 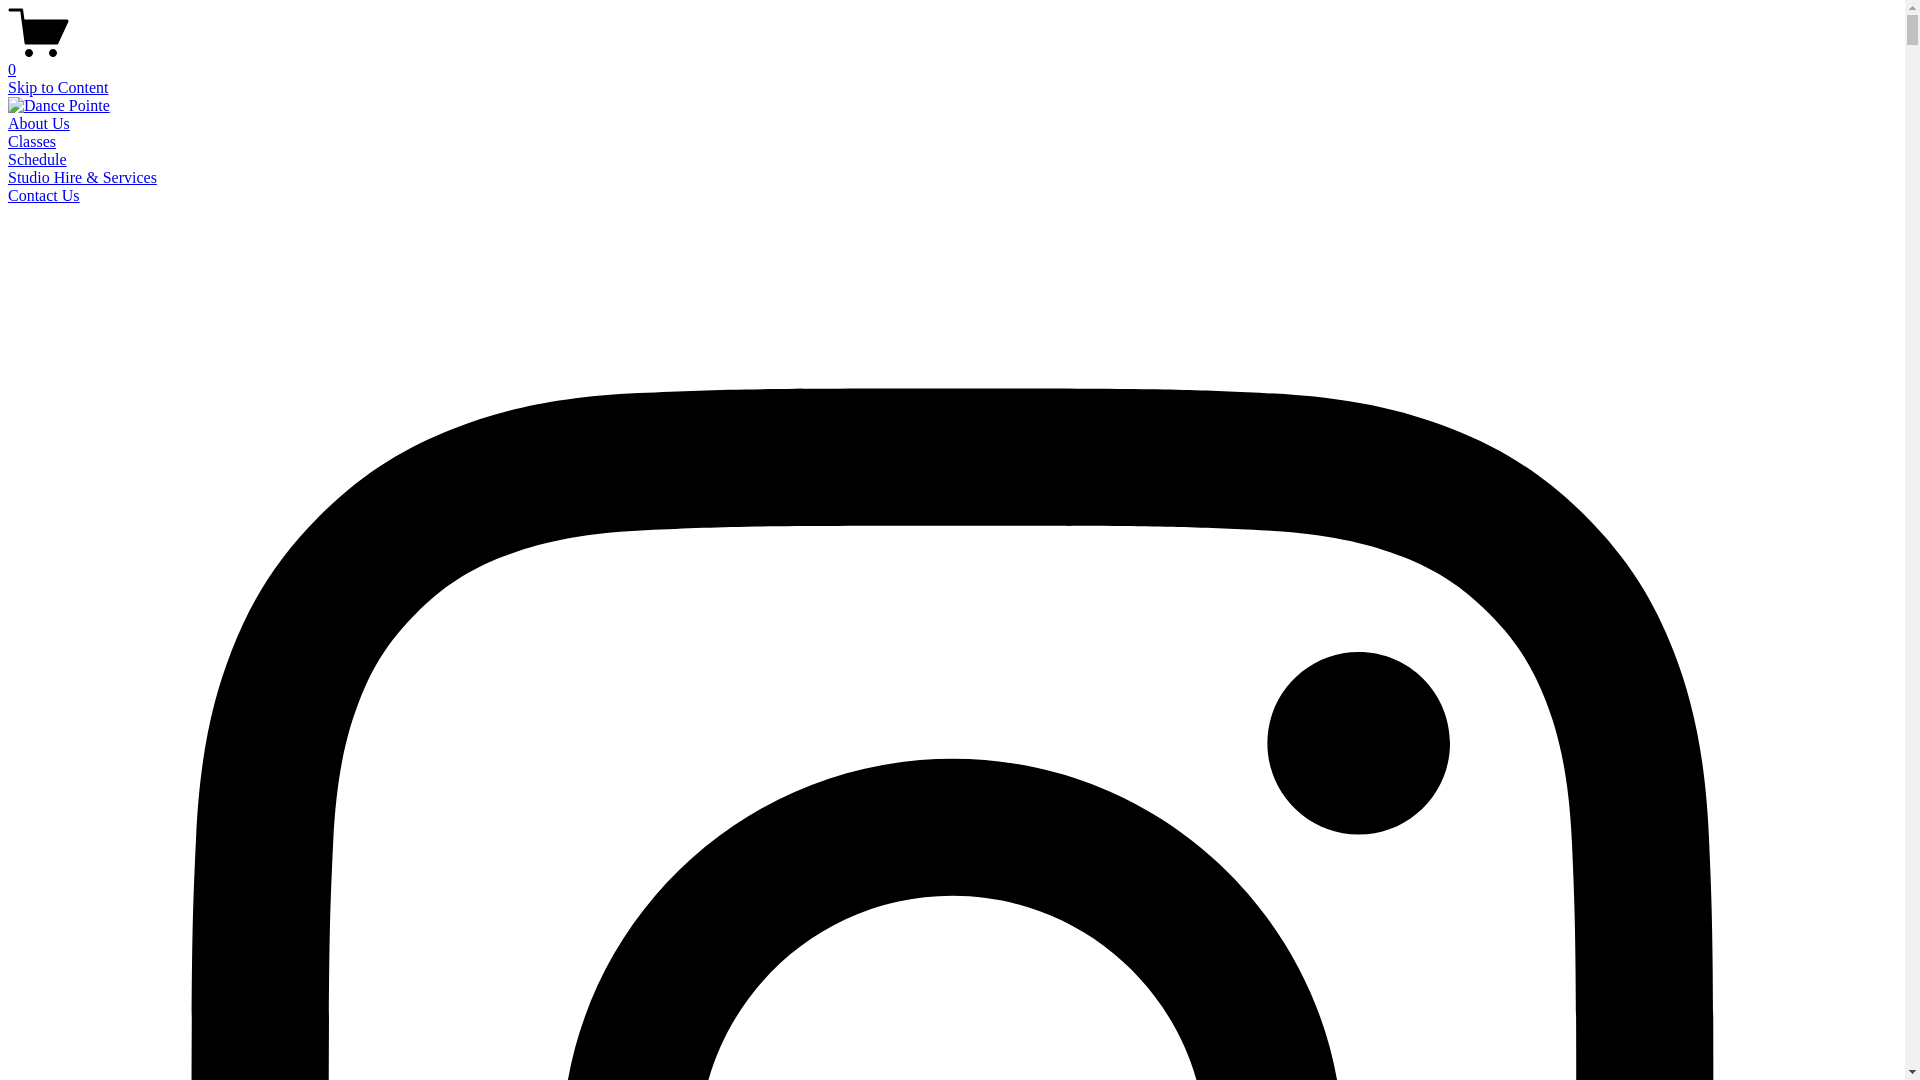 I want to click on 'Skip to Content', so click(x=57, y=86).